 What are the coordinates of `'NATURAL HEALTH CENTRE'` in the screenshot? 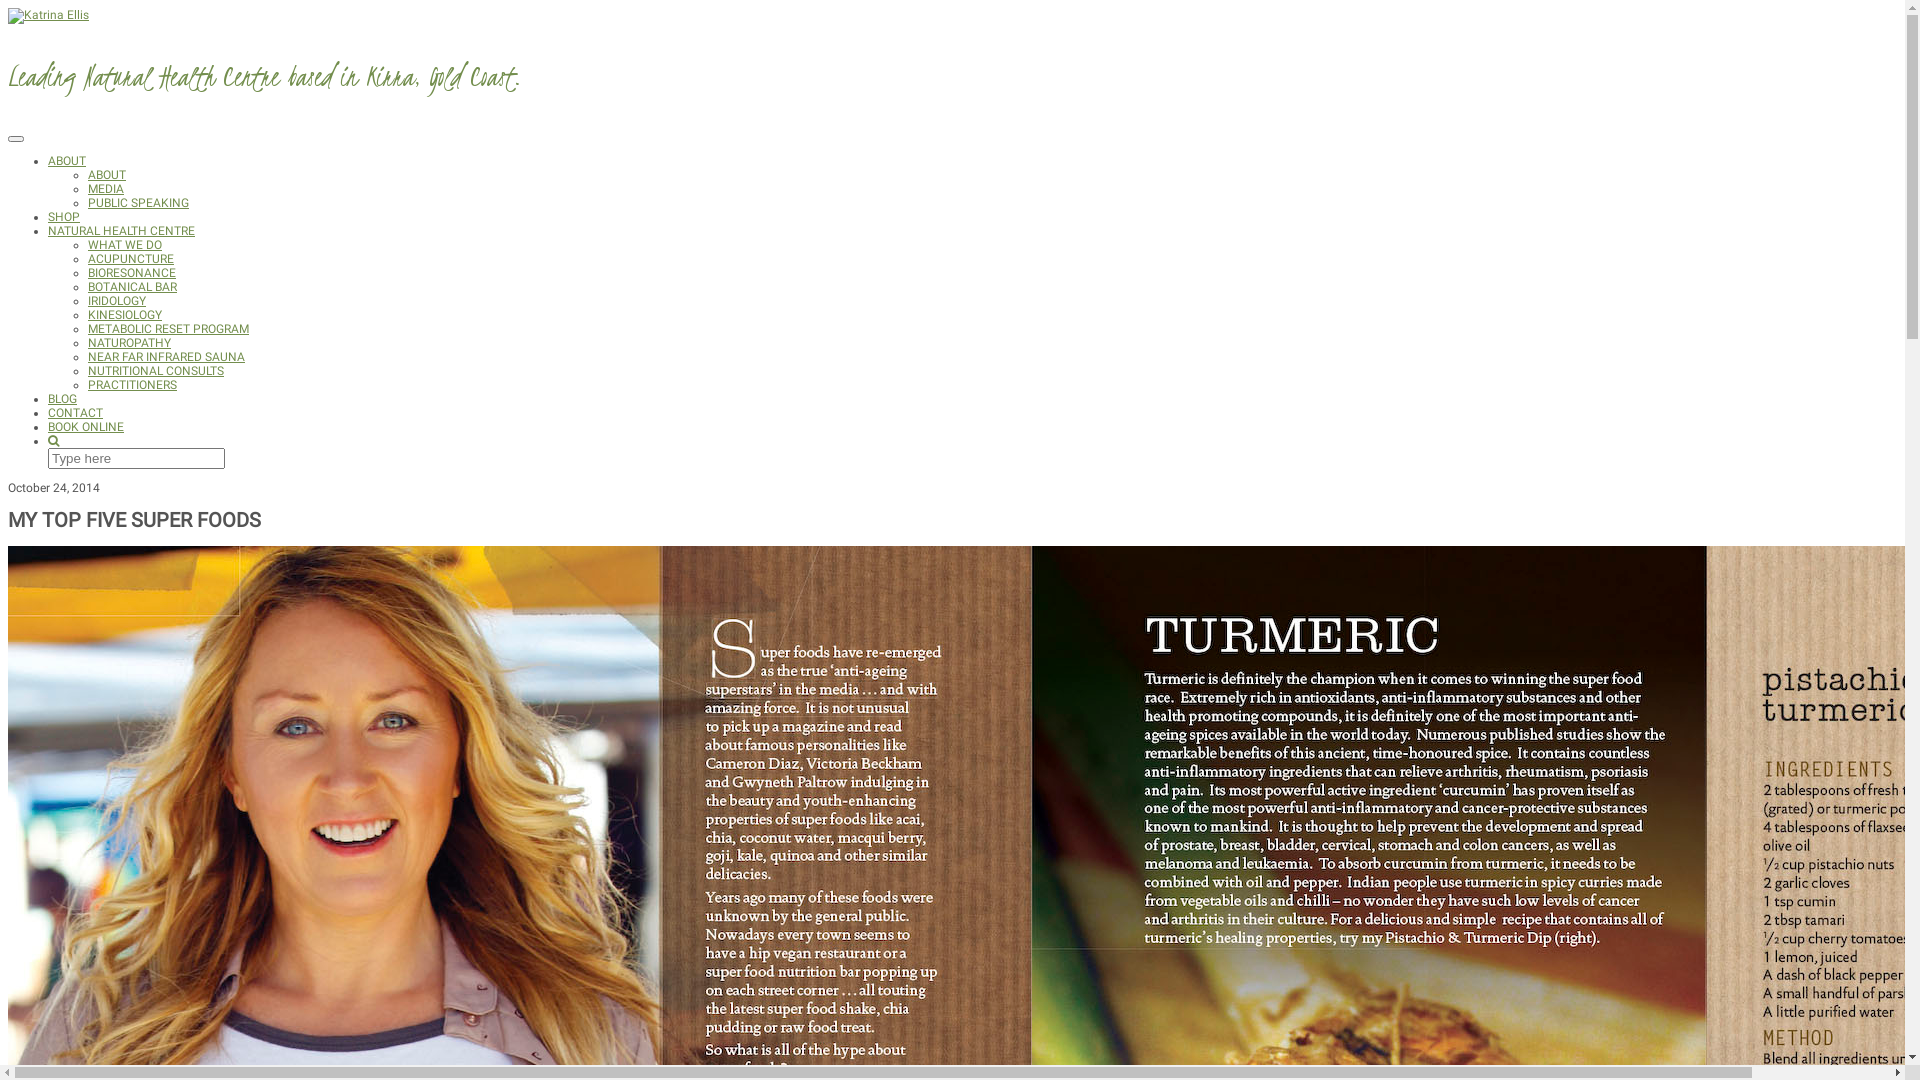 It's located at (48, 230).